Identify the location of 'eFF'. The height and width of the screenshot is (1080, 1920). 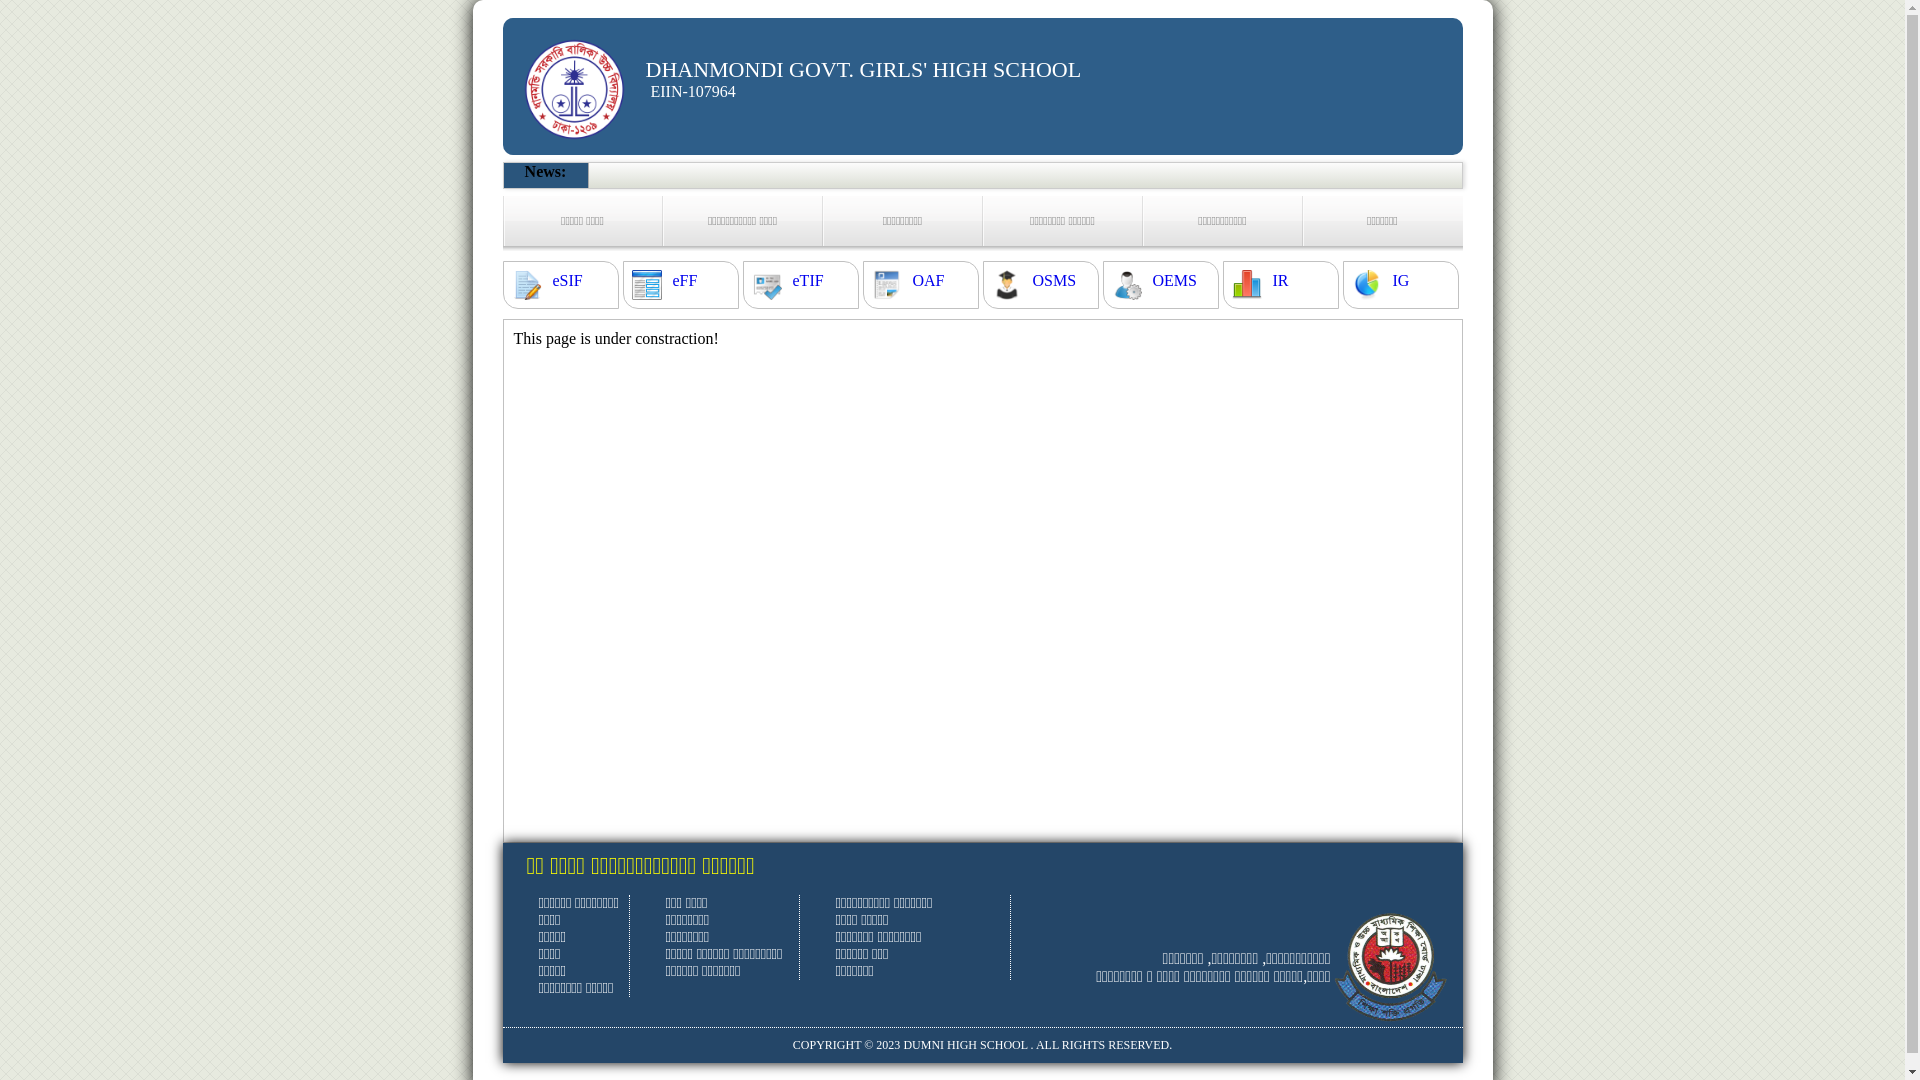
(684, 281).